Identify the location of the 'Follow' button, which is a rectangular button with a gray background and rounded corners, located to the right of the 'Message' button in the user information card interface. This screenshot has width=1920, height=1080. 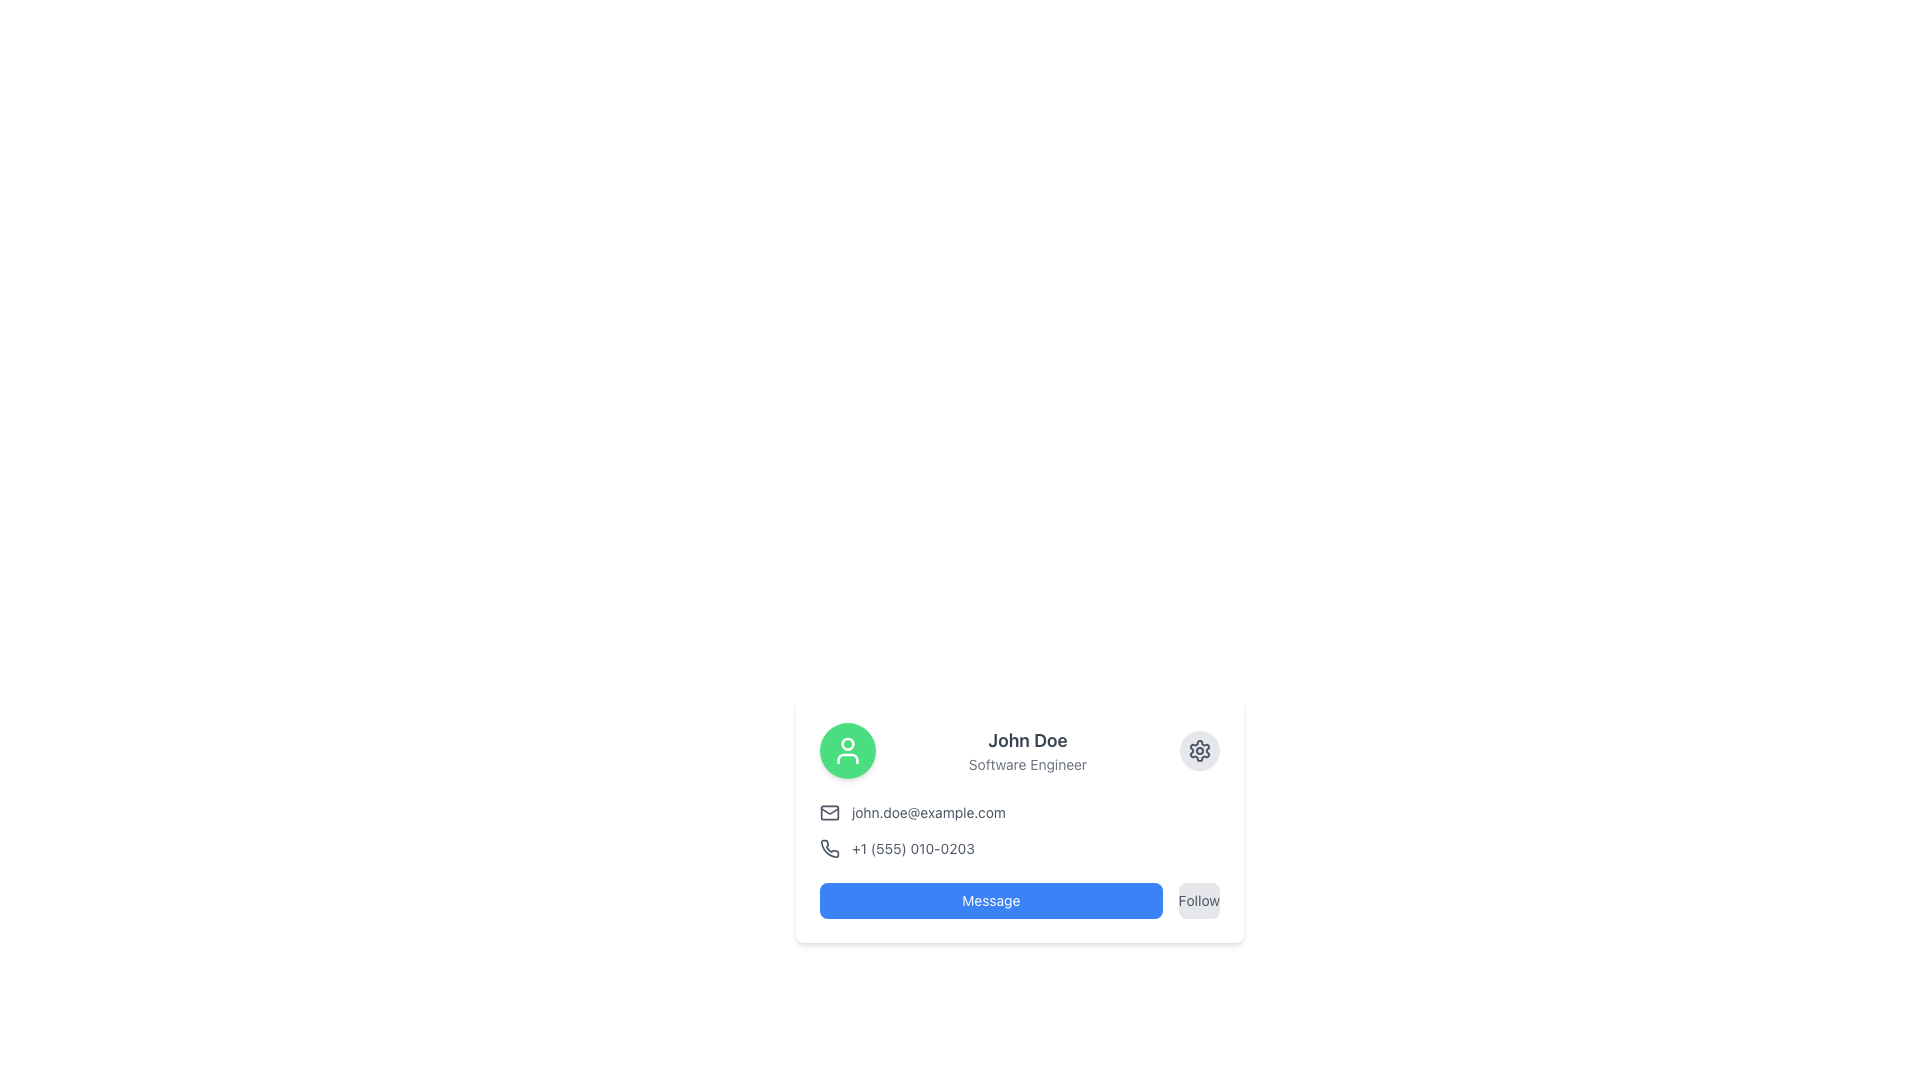
(1199, 901).